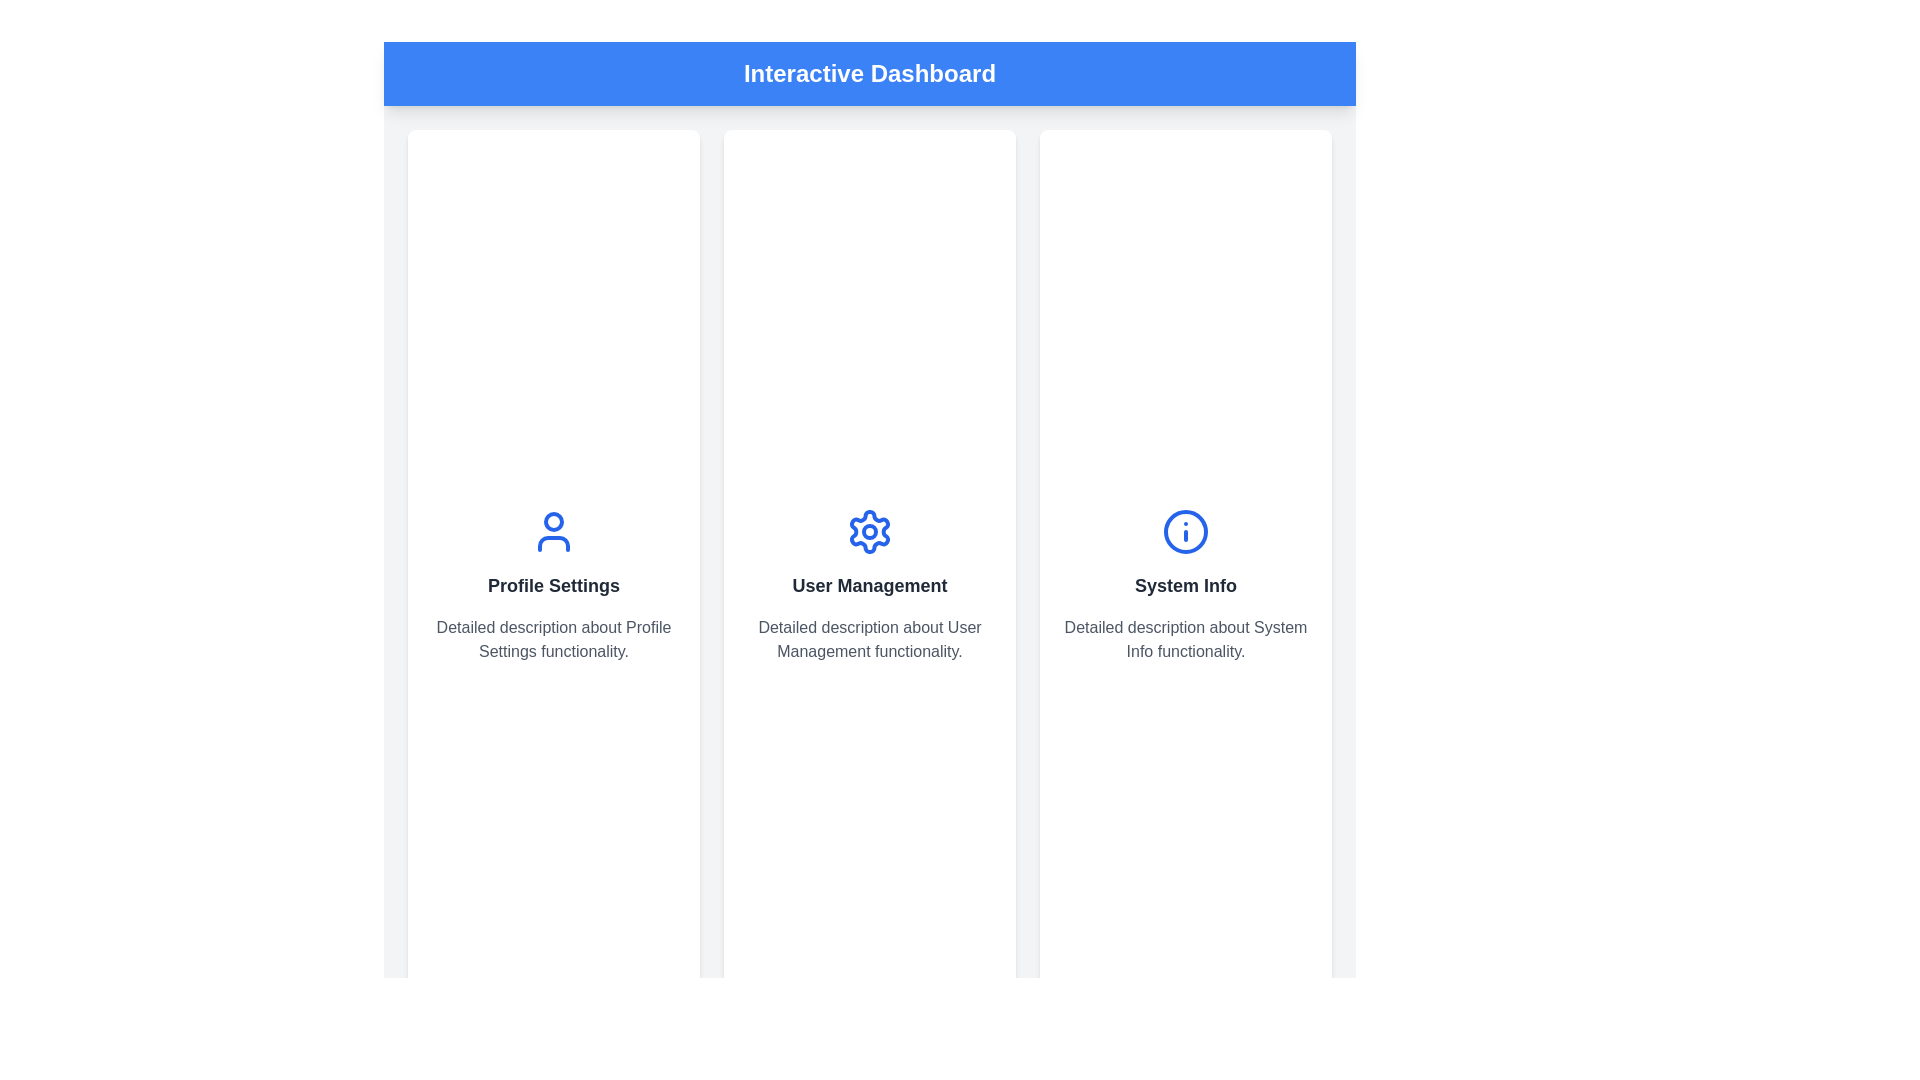  I want to click on the descriptive text block that provides additional information about the 'User Management' feature, located below the heading 'User Management', so click(869, 640).